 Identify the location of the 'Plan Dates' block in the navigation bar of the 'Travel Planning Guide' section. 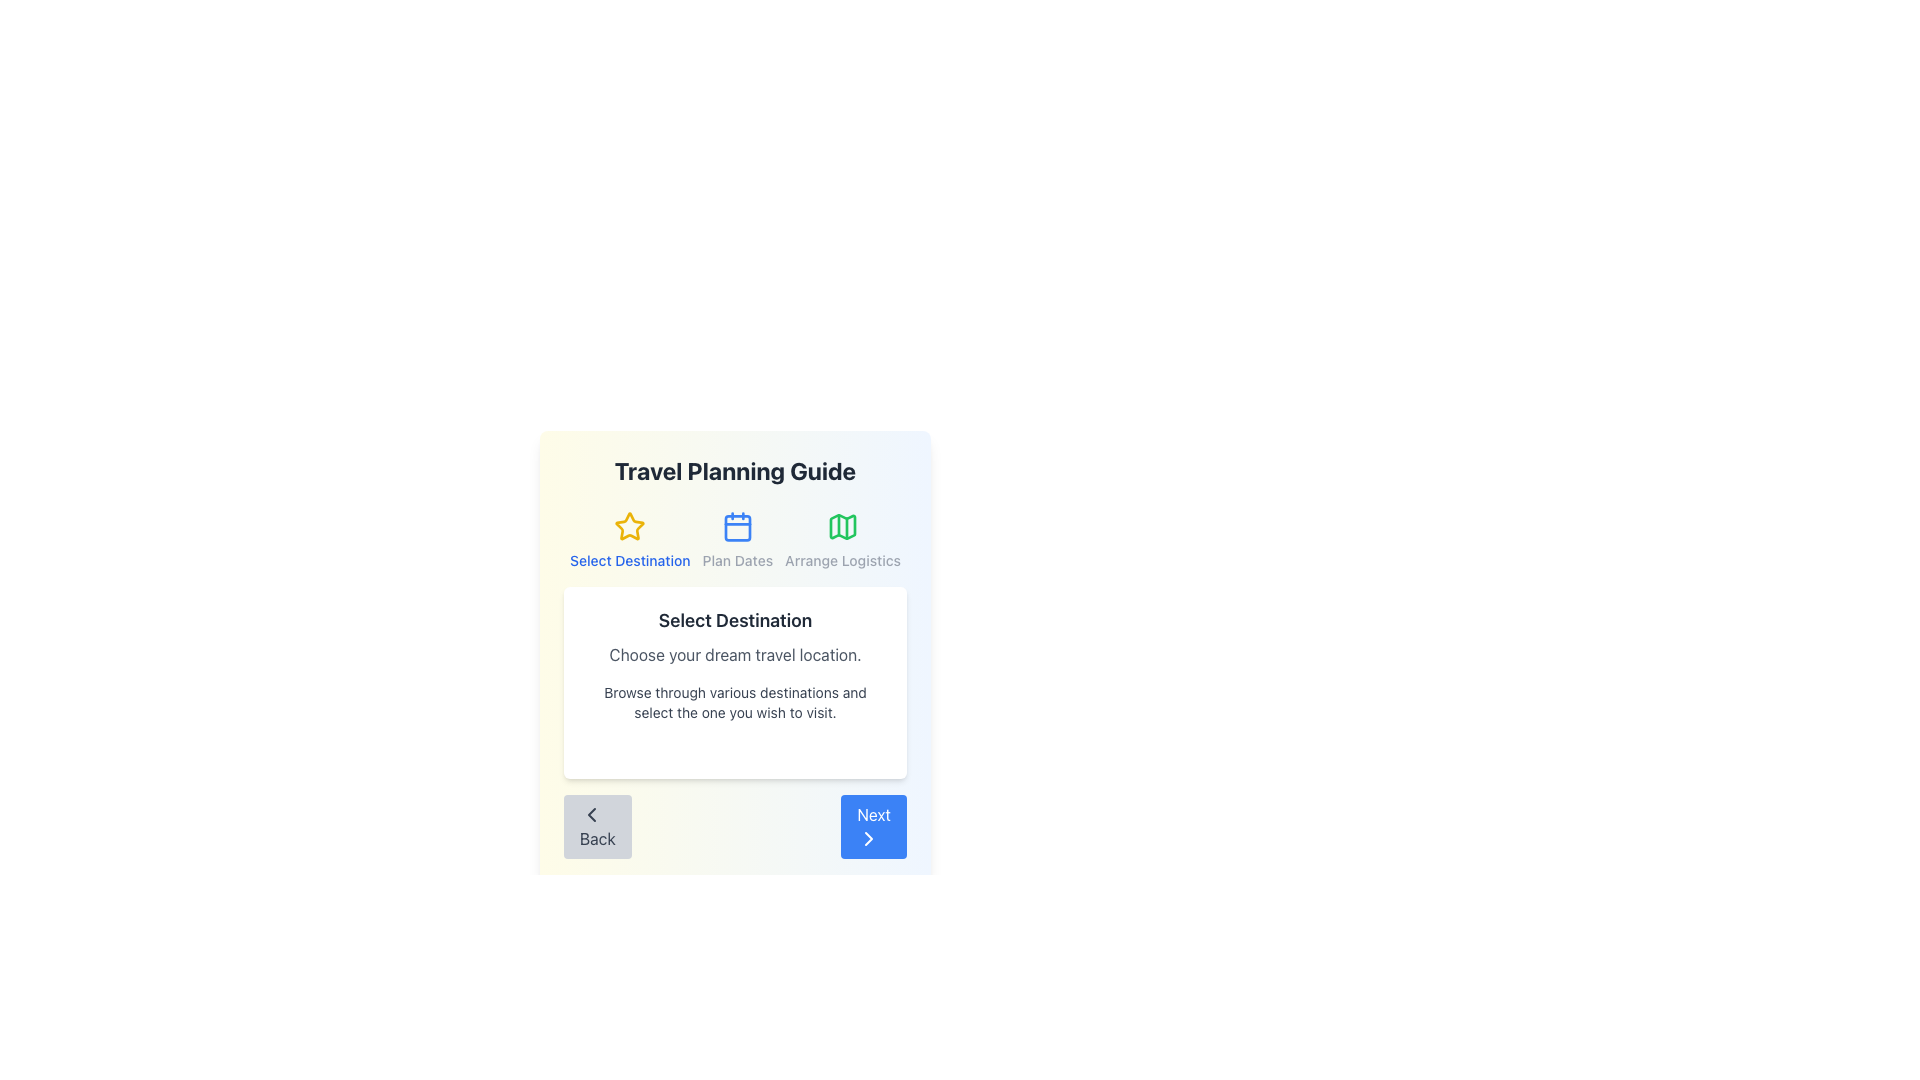
(734, 540).